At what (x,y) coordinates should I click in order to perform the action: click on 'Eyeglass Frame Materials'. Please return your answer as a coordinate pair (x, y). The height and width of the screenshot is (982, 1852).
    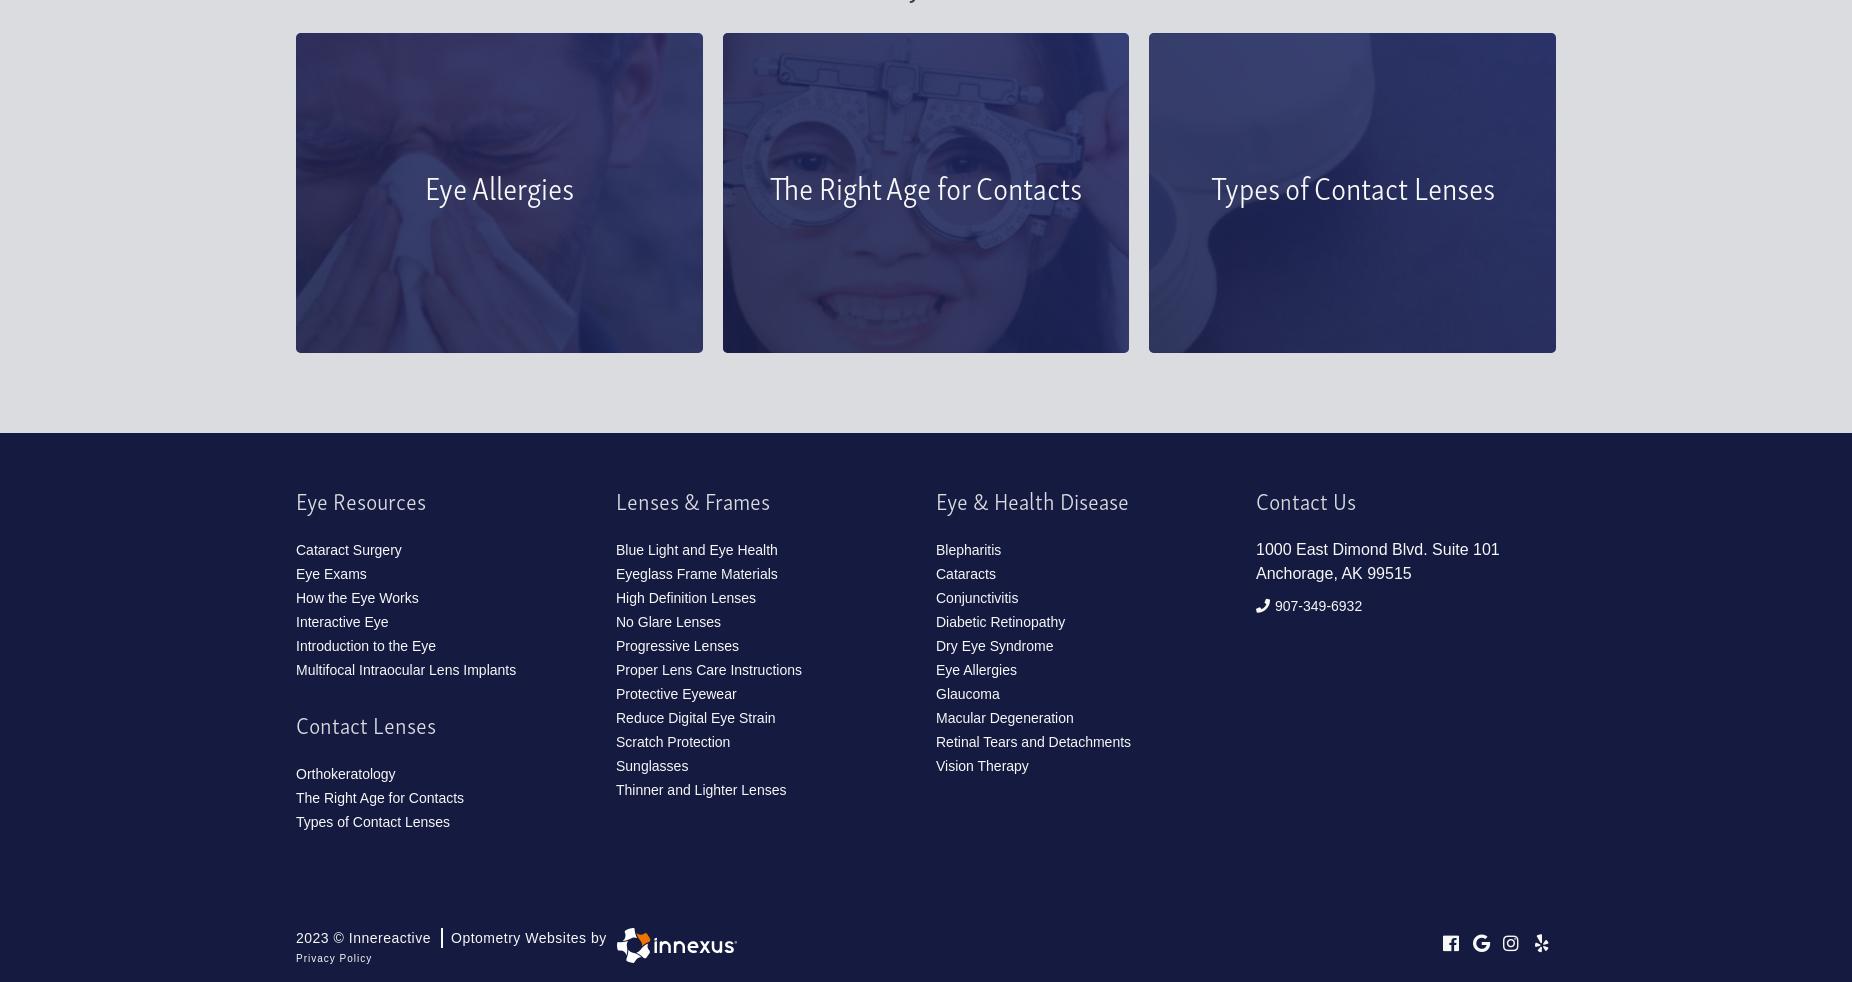
    Looking at the image, I should click on (696, 572).